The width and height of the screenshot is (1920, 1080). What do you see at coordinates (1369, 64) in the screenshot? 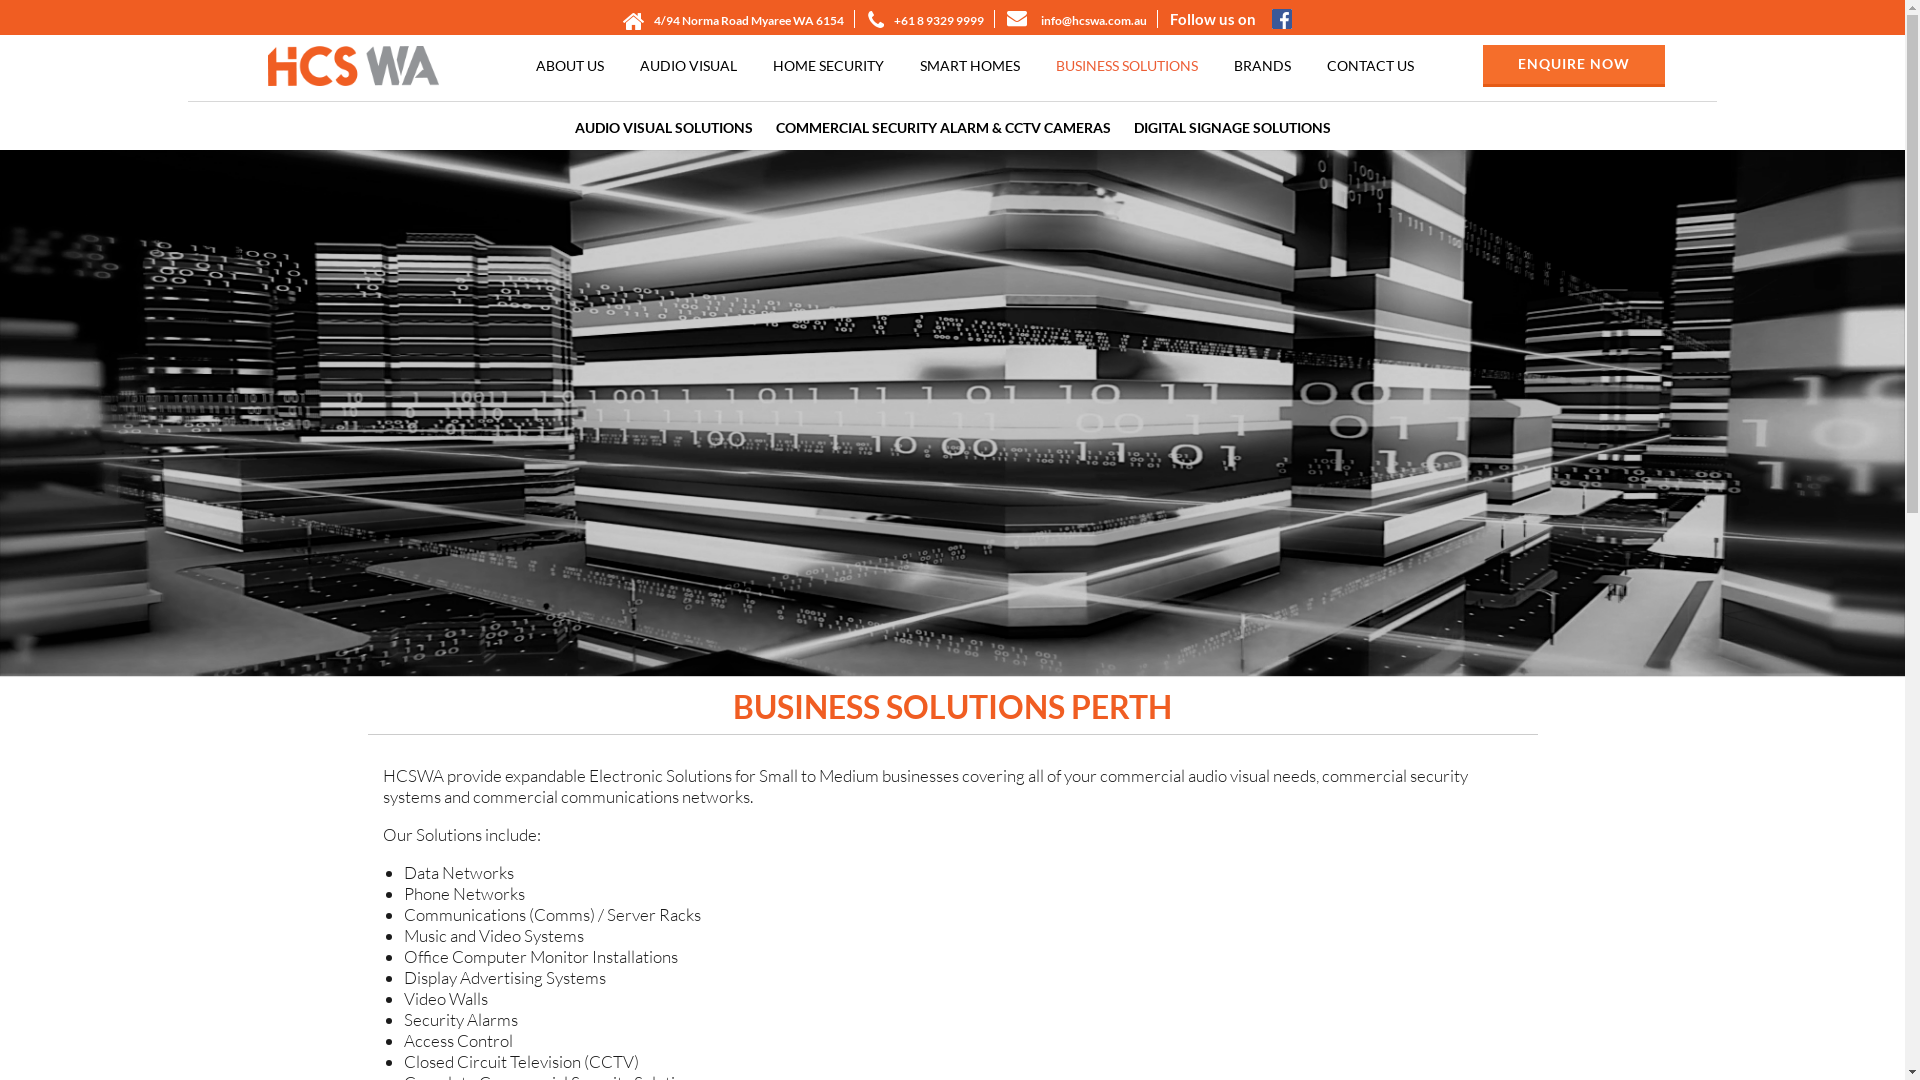
I see `'CONTACT US'` at bounding box center [1369, 64].